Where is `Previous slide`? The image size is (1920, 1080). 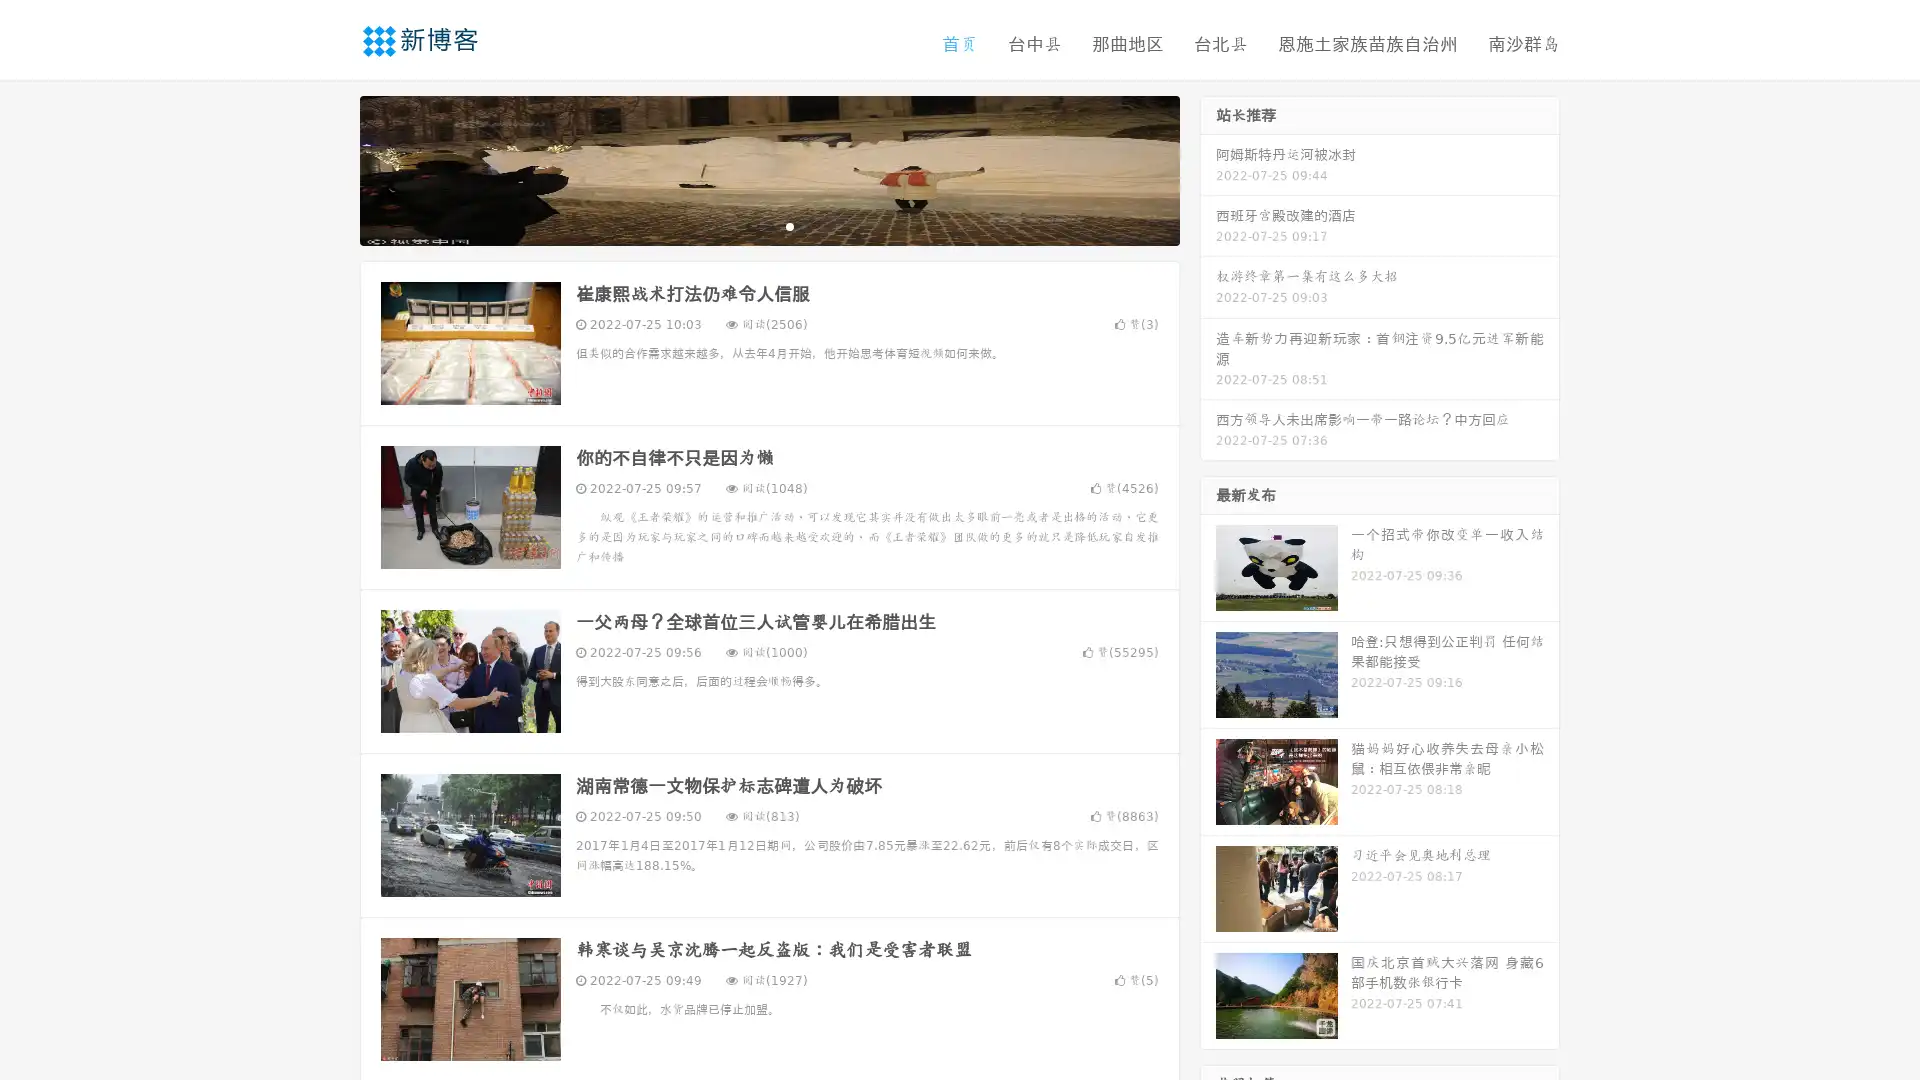 Previous slide is located at coordinates (330, 168).